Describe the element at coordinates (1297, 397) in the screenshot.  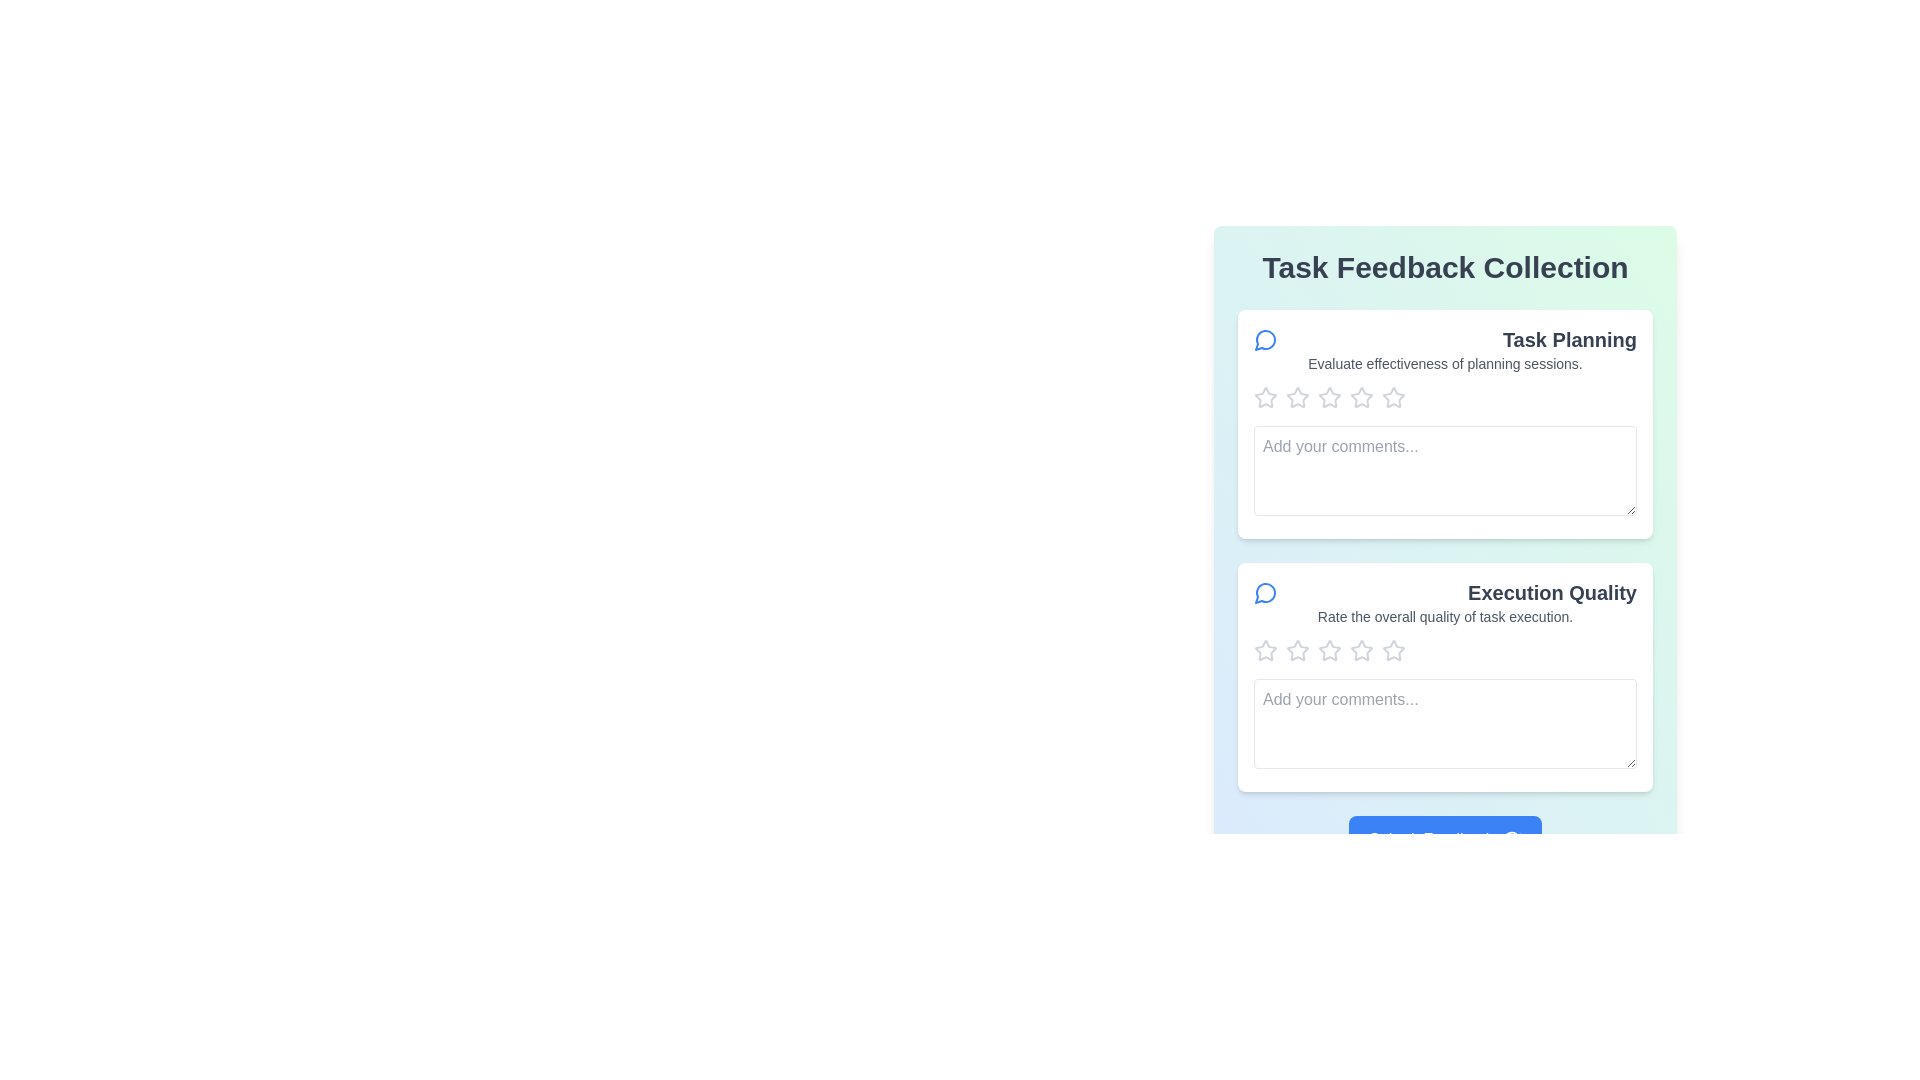
I see `the third star icon in the 5-star rating system to rate it as the third level of rating in the 'Task Planning' section of the 'Task Feedback Collection' card` at that location.